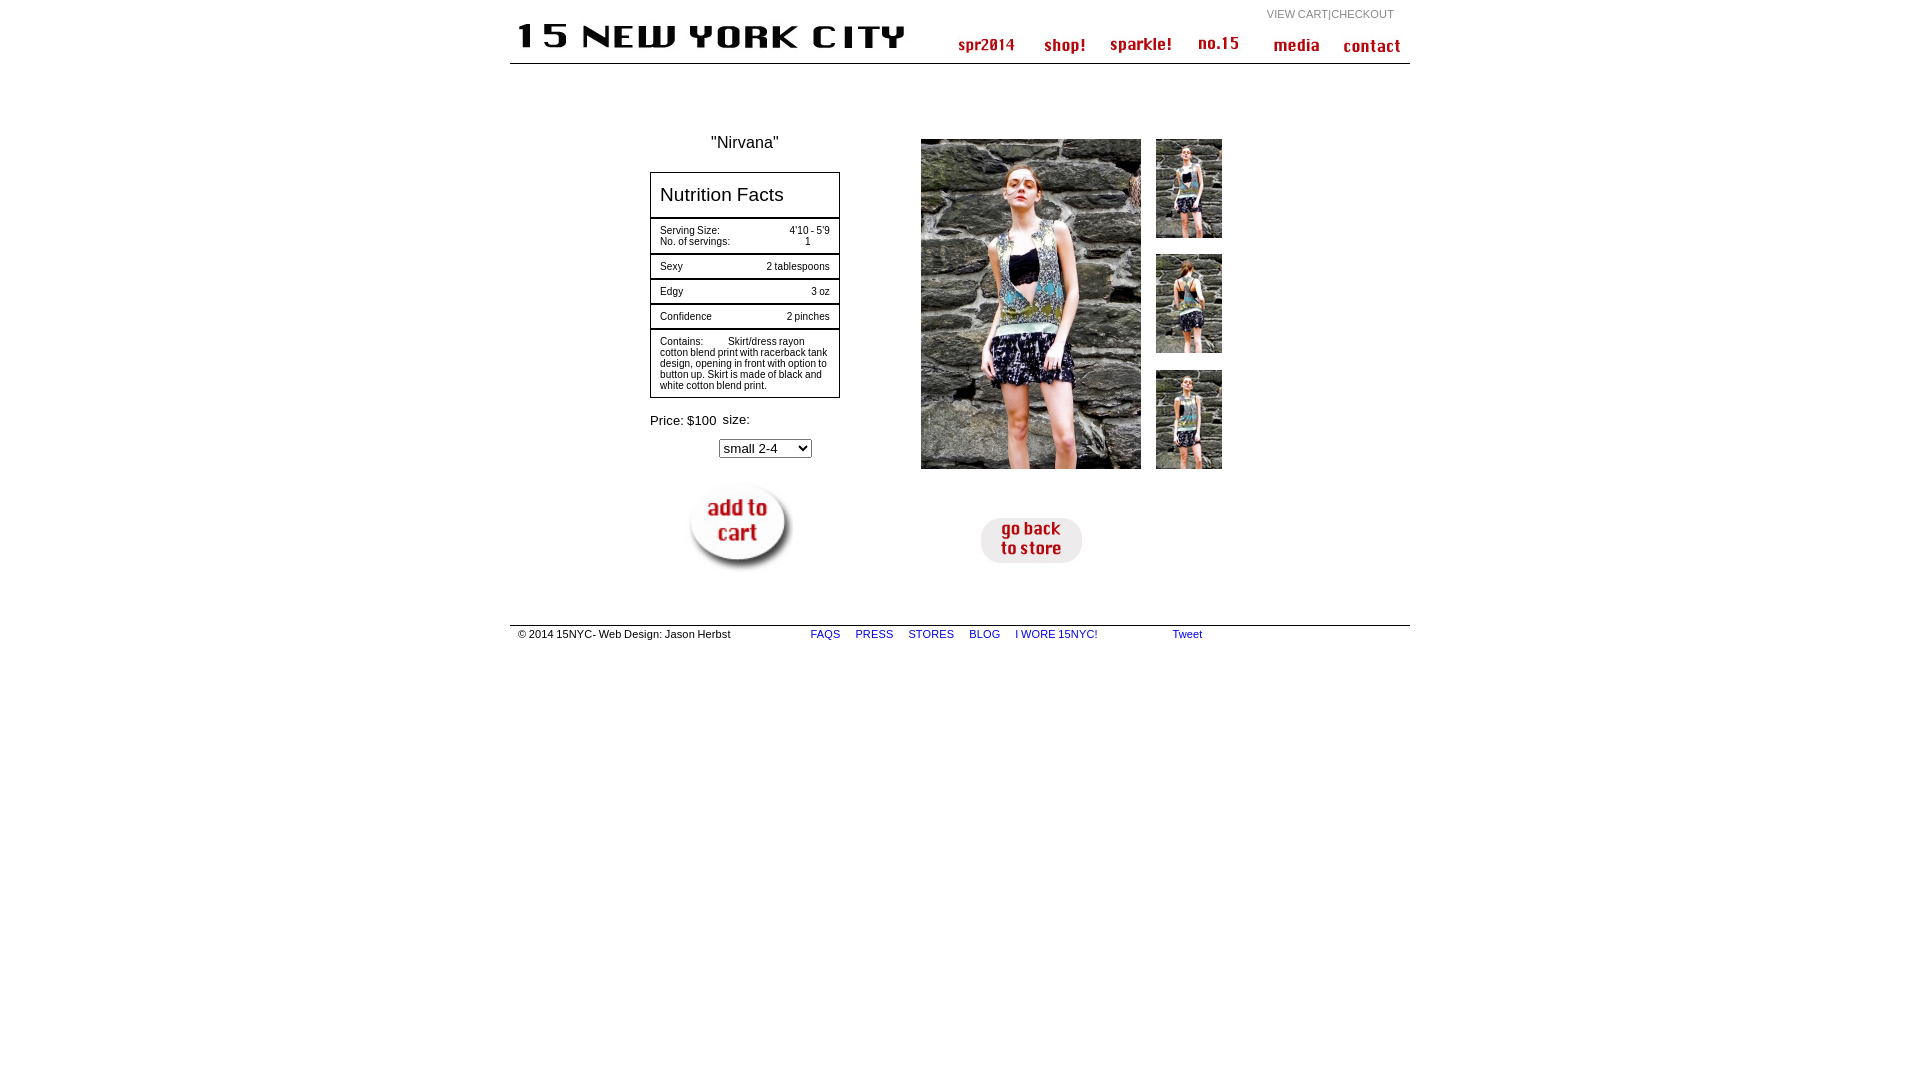  Describe the element at coordinates (930, 633) in the screenshot. I see `'STORES'` at that location.